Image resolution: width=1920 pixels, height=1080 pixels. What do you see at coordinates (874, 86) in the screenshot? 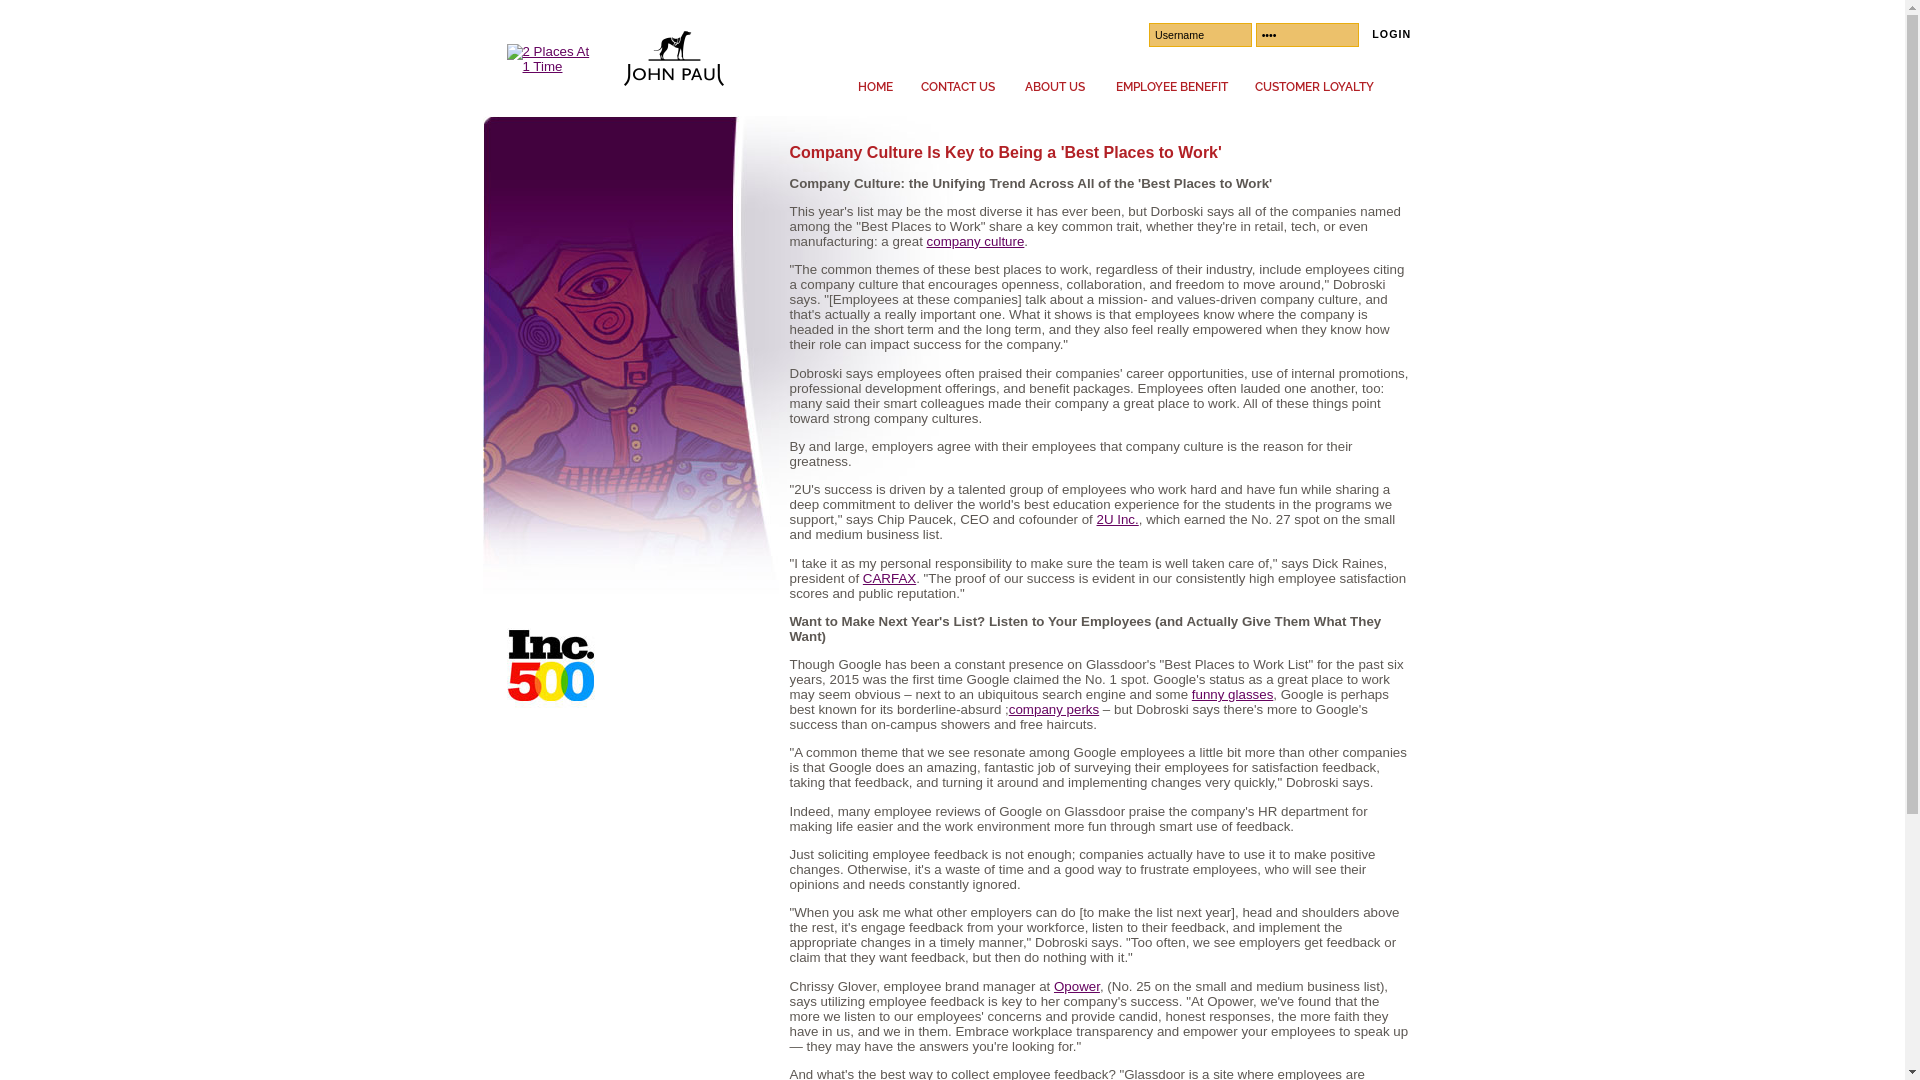
I see `'HOME'` at bounding box center [874, 86].